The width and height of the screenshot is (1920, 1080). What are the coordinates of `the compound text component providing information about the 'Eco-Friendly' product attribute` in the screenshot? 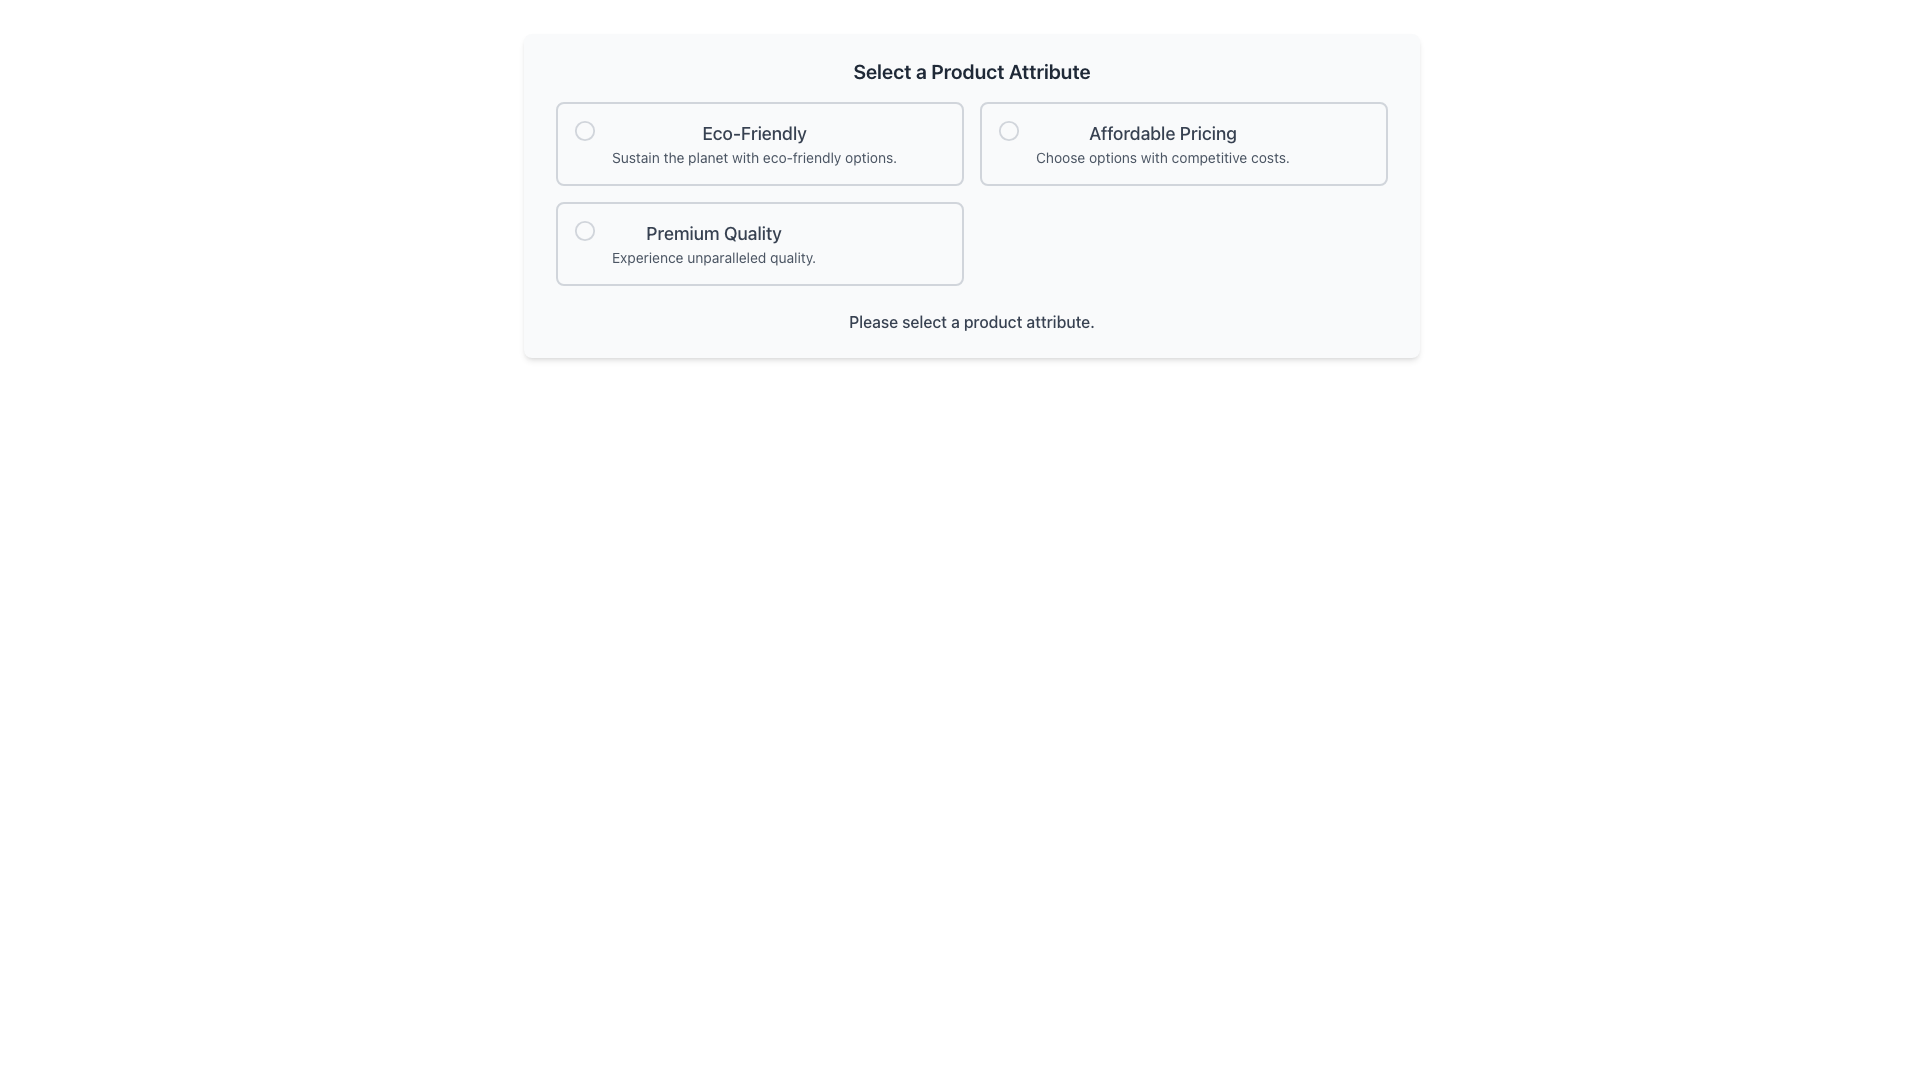 It's located at (753, 142).